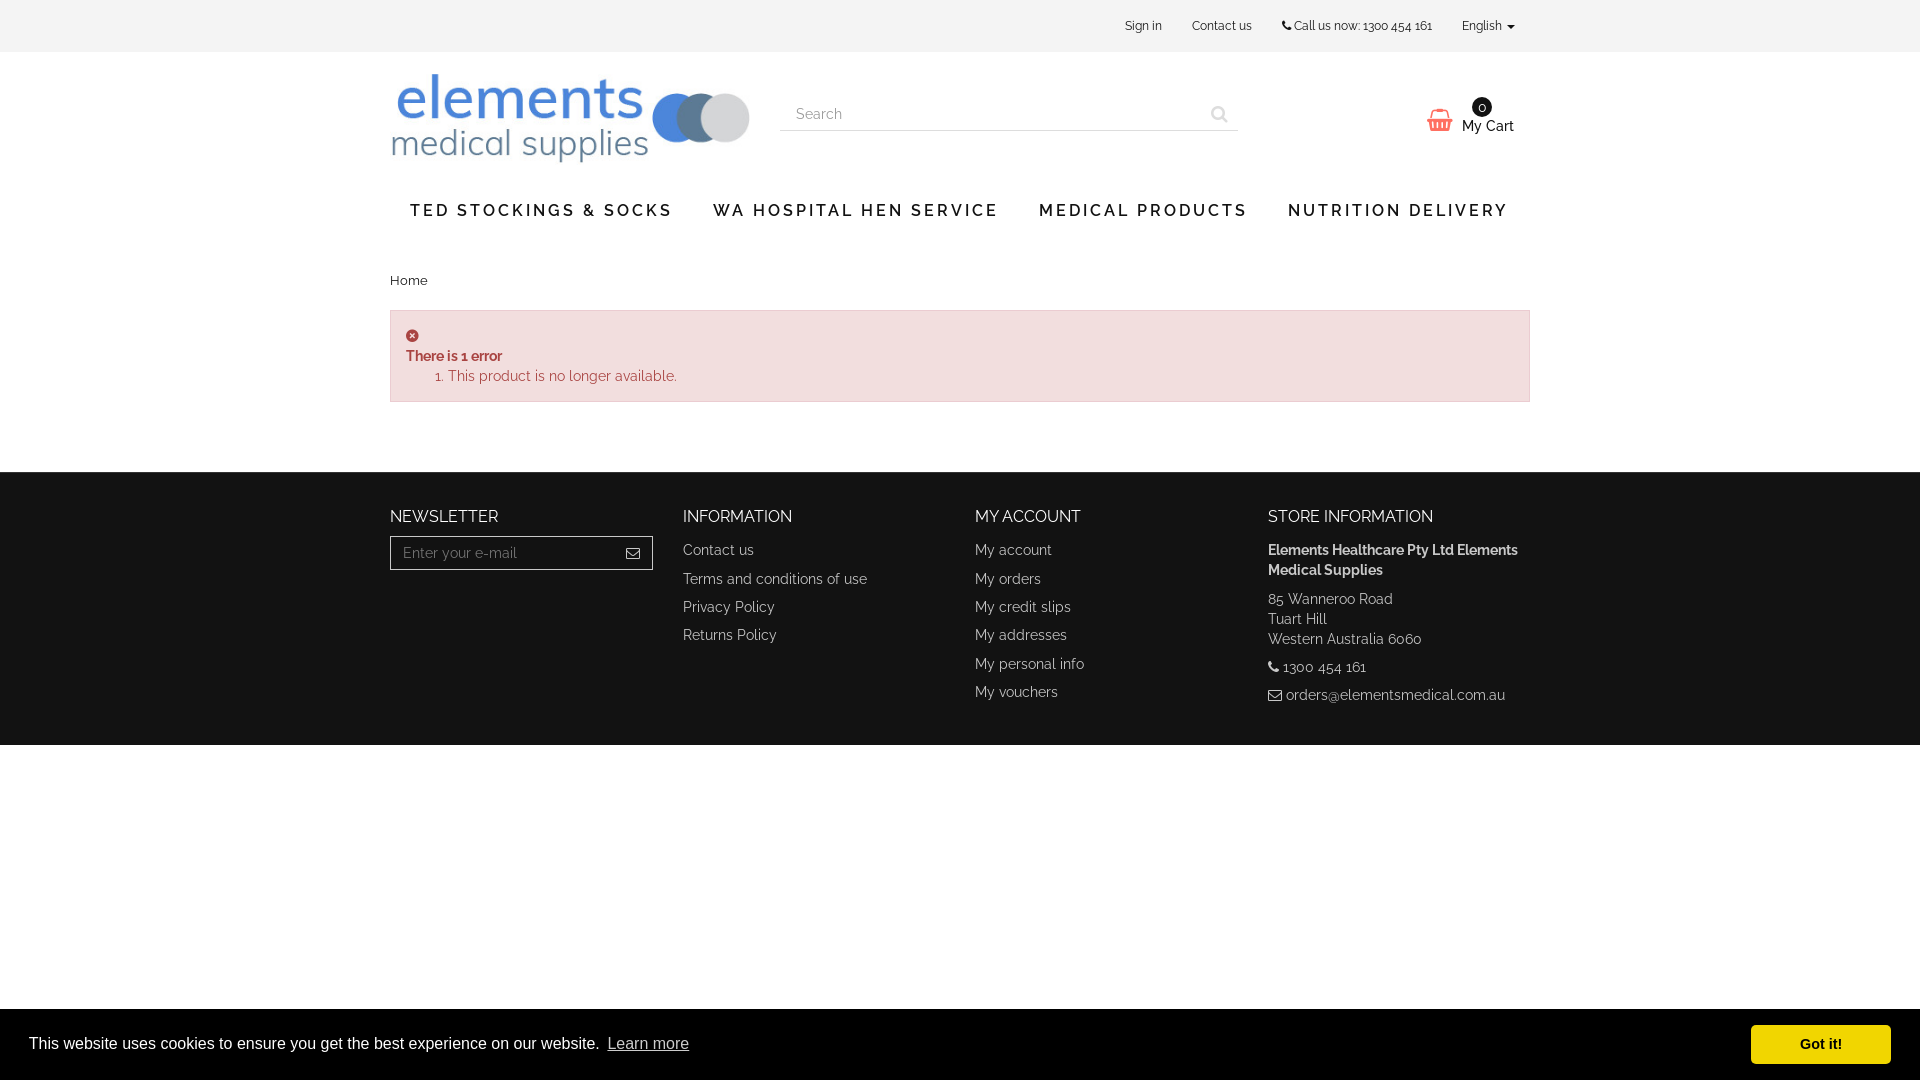  Describe the element at coordinates (681, 605) in the screenshot. I see `'Privacy Policy'` at that location.